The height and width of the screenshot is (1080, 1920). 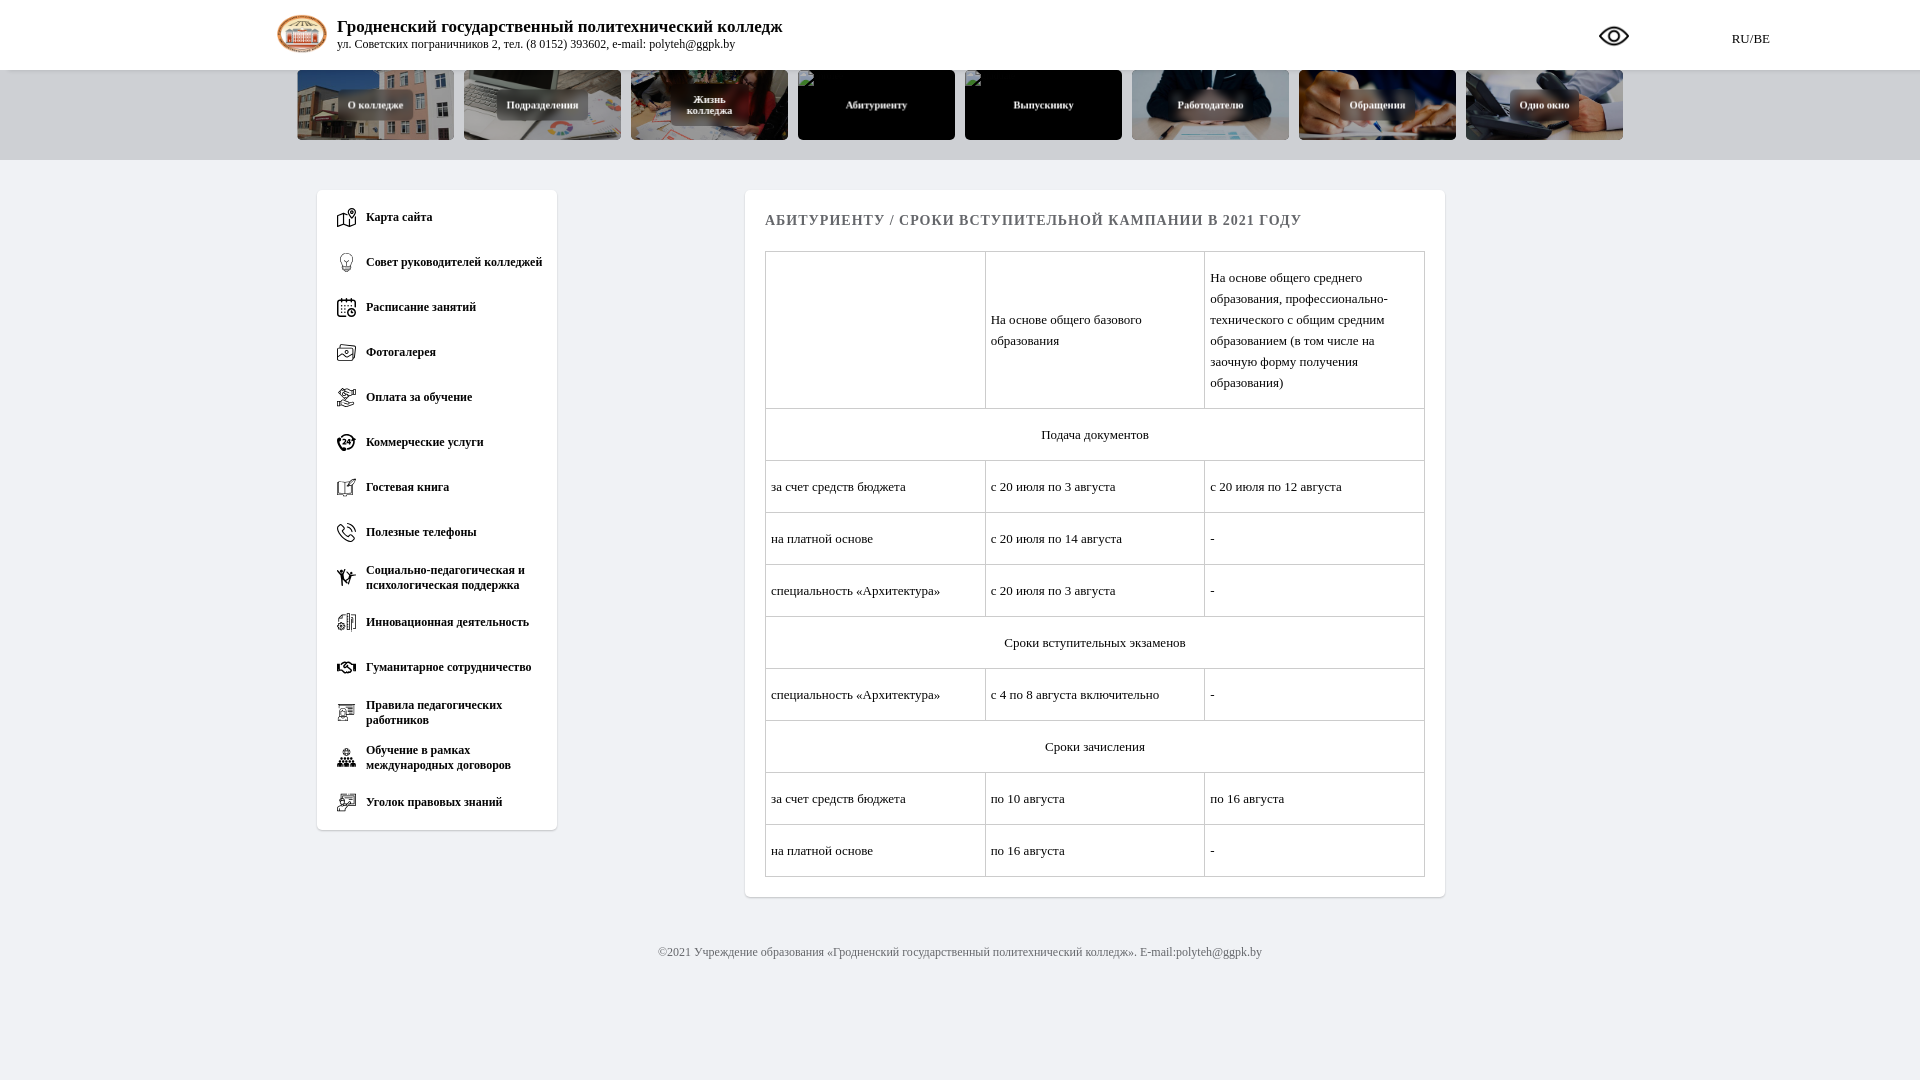 What do you see at coordinates (1751, 34) in the screenshot?
I see `'BE'` at bounding box center [1751, 34].